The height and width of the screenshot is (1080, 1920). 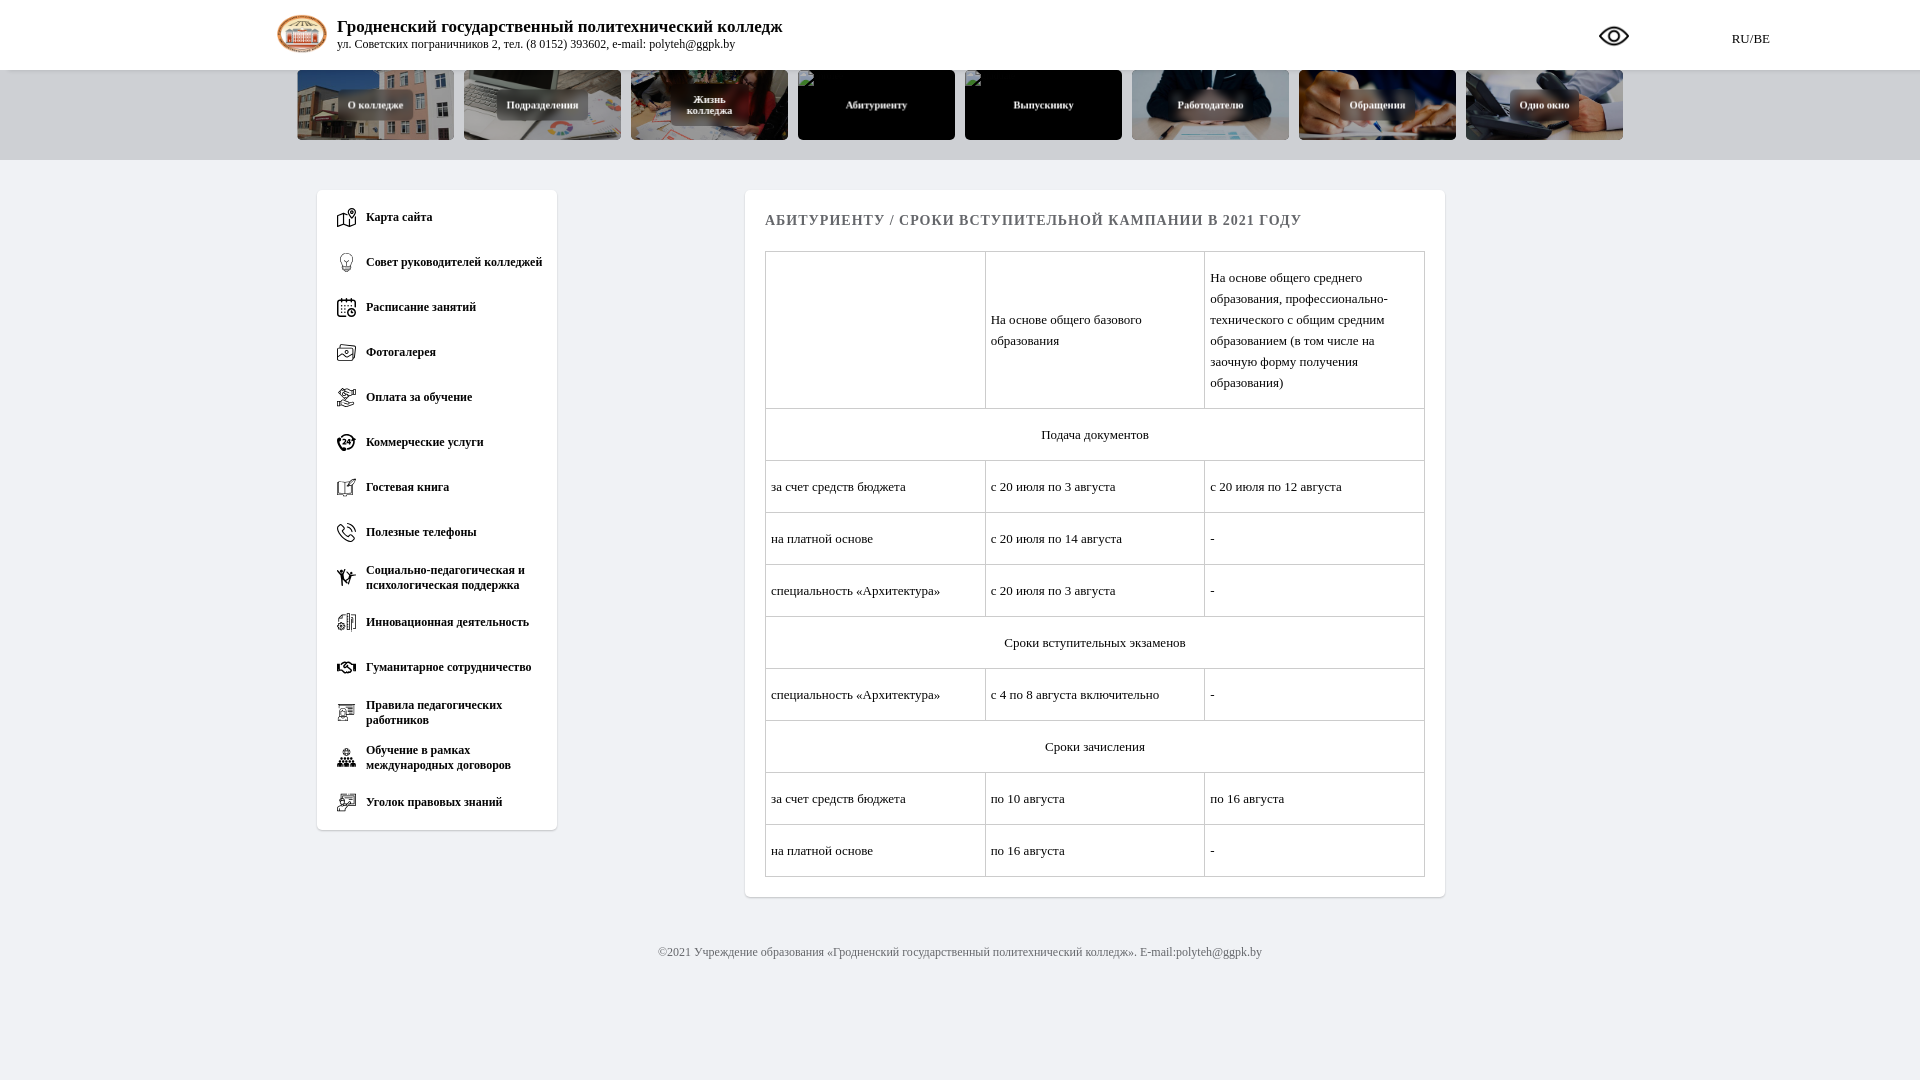 What do you see at coordinates (1751, 34) in the screenshot?
I see `'BE'` at bounding box center [1751, 34].